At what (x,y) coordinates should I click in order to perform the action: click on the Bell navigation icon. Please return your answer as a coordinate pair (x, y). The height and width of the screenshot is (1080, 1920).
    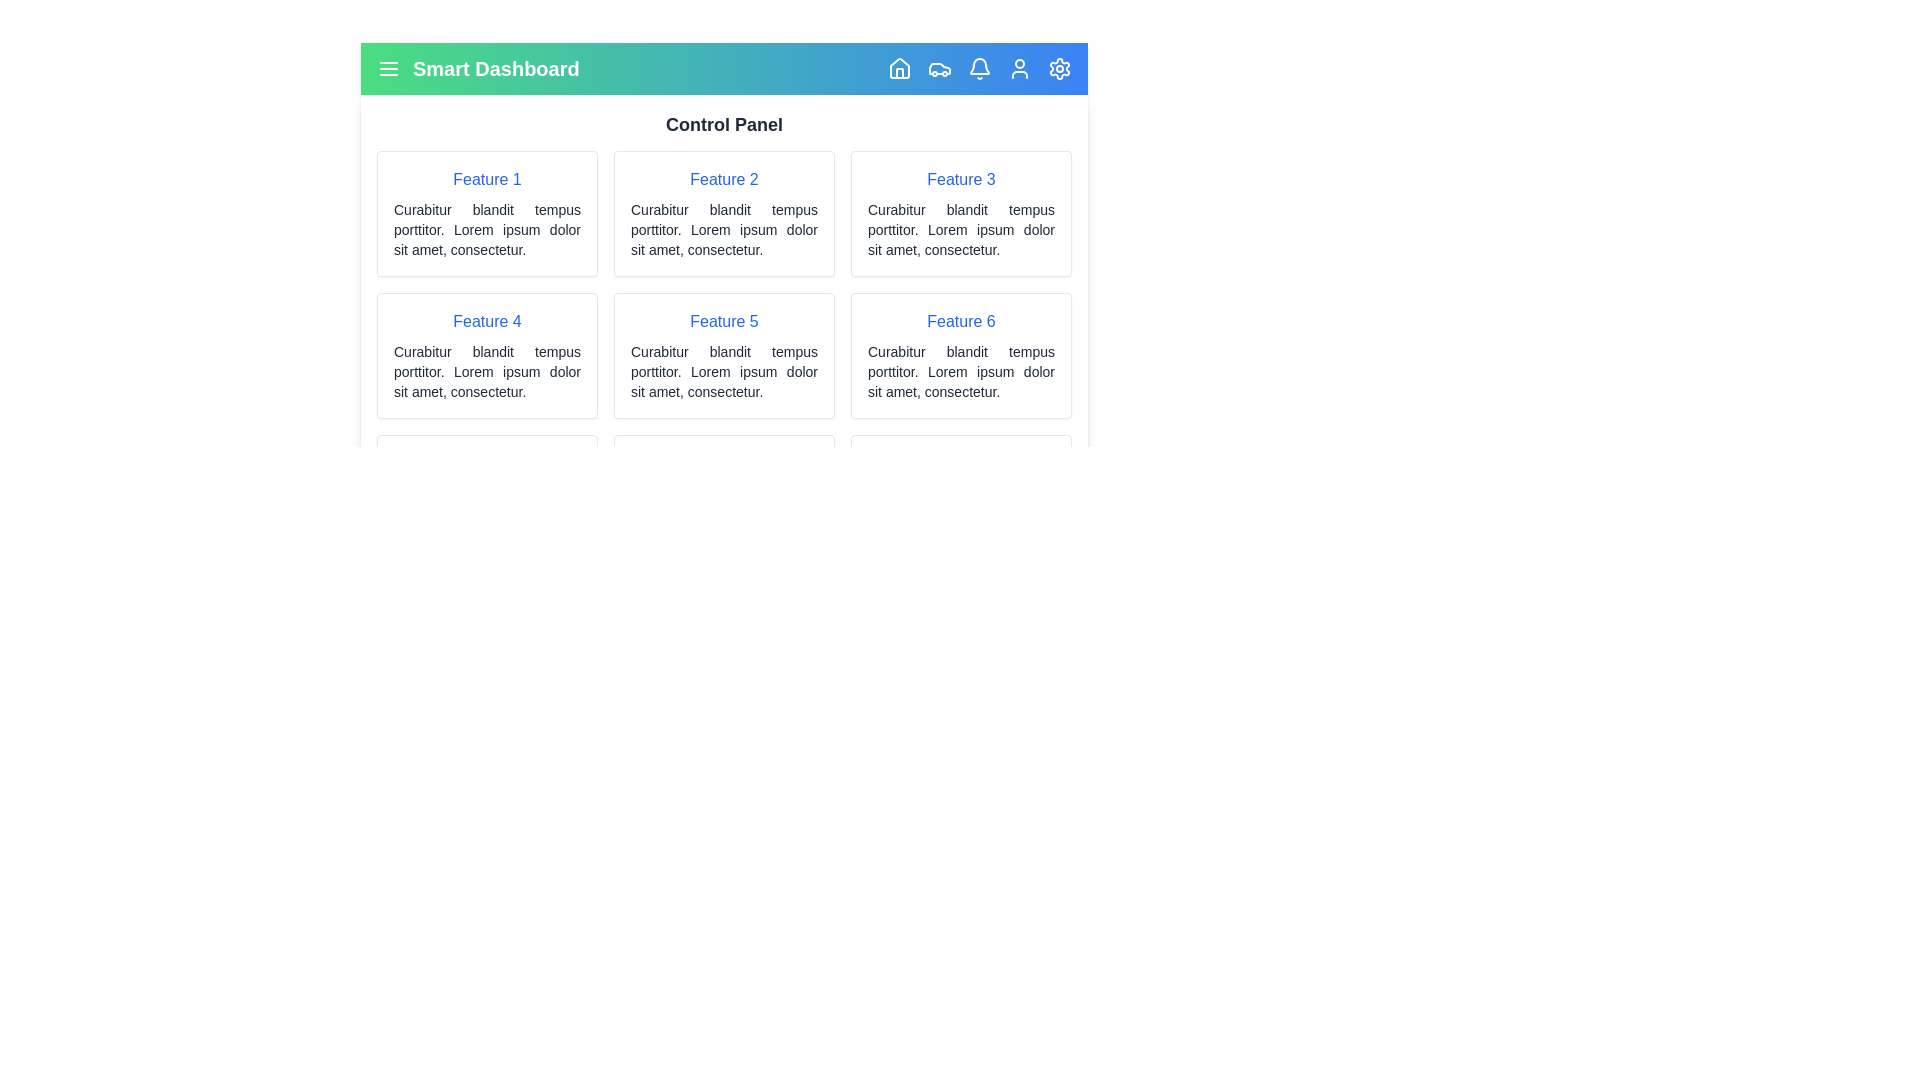
    Looking at the image, I should click on (979, 68).